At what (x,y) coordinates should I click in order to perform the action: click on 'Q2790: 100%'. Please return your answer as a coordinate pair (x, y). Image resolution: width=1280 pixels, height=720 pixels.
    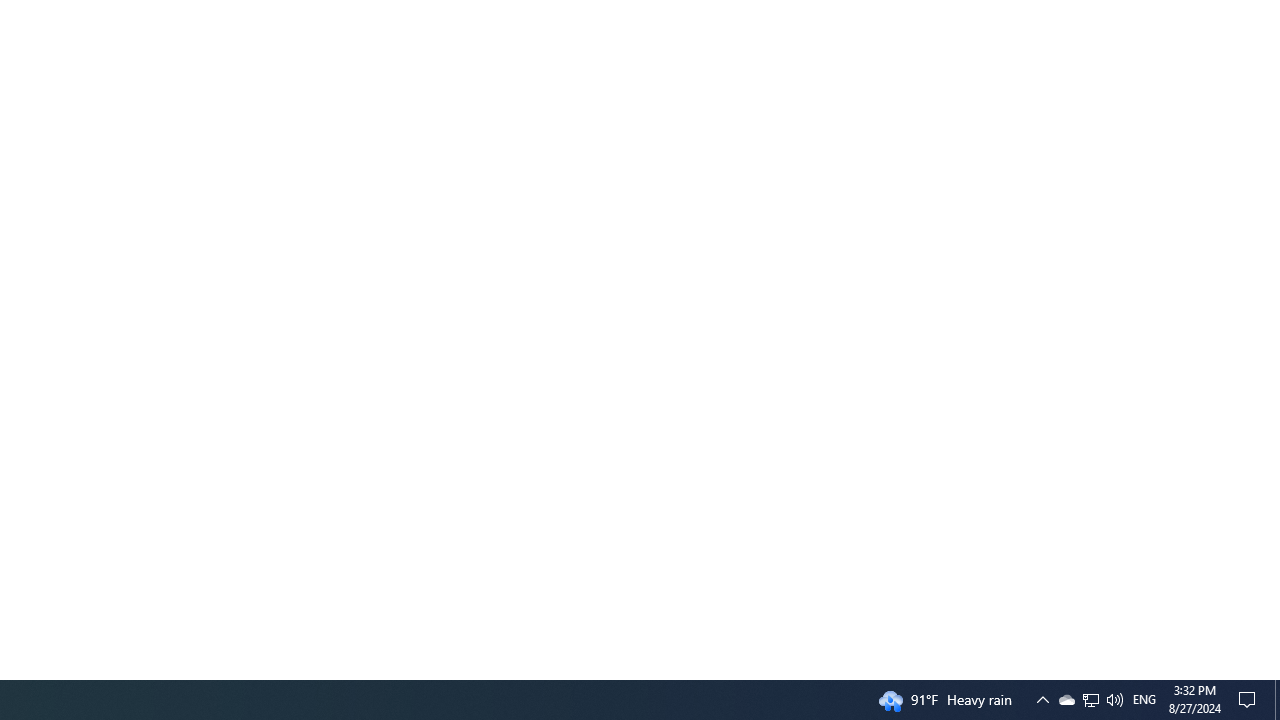
    Looking at the image, I should click on (1065, 698).